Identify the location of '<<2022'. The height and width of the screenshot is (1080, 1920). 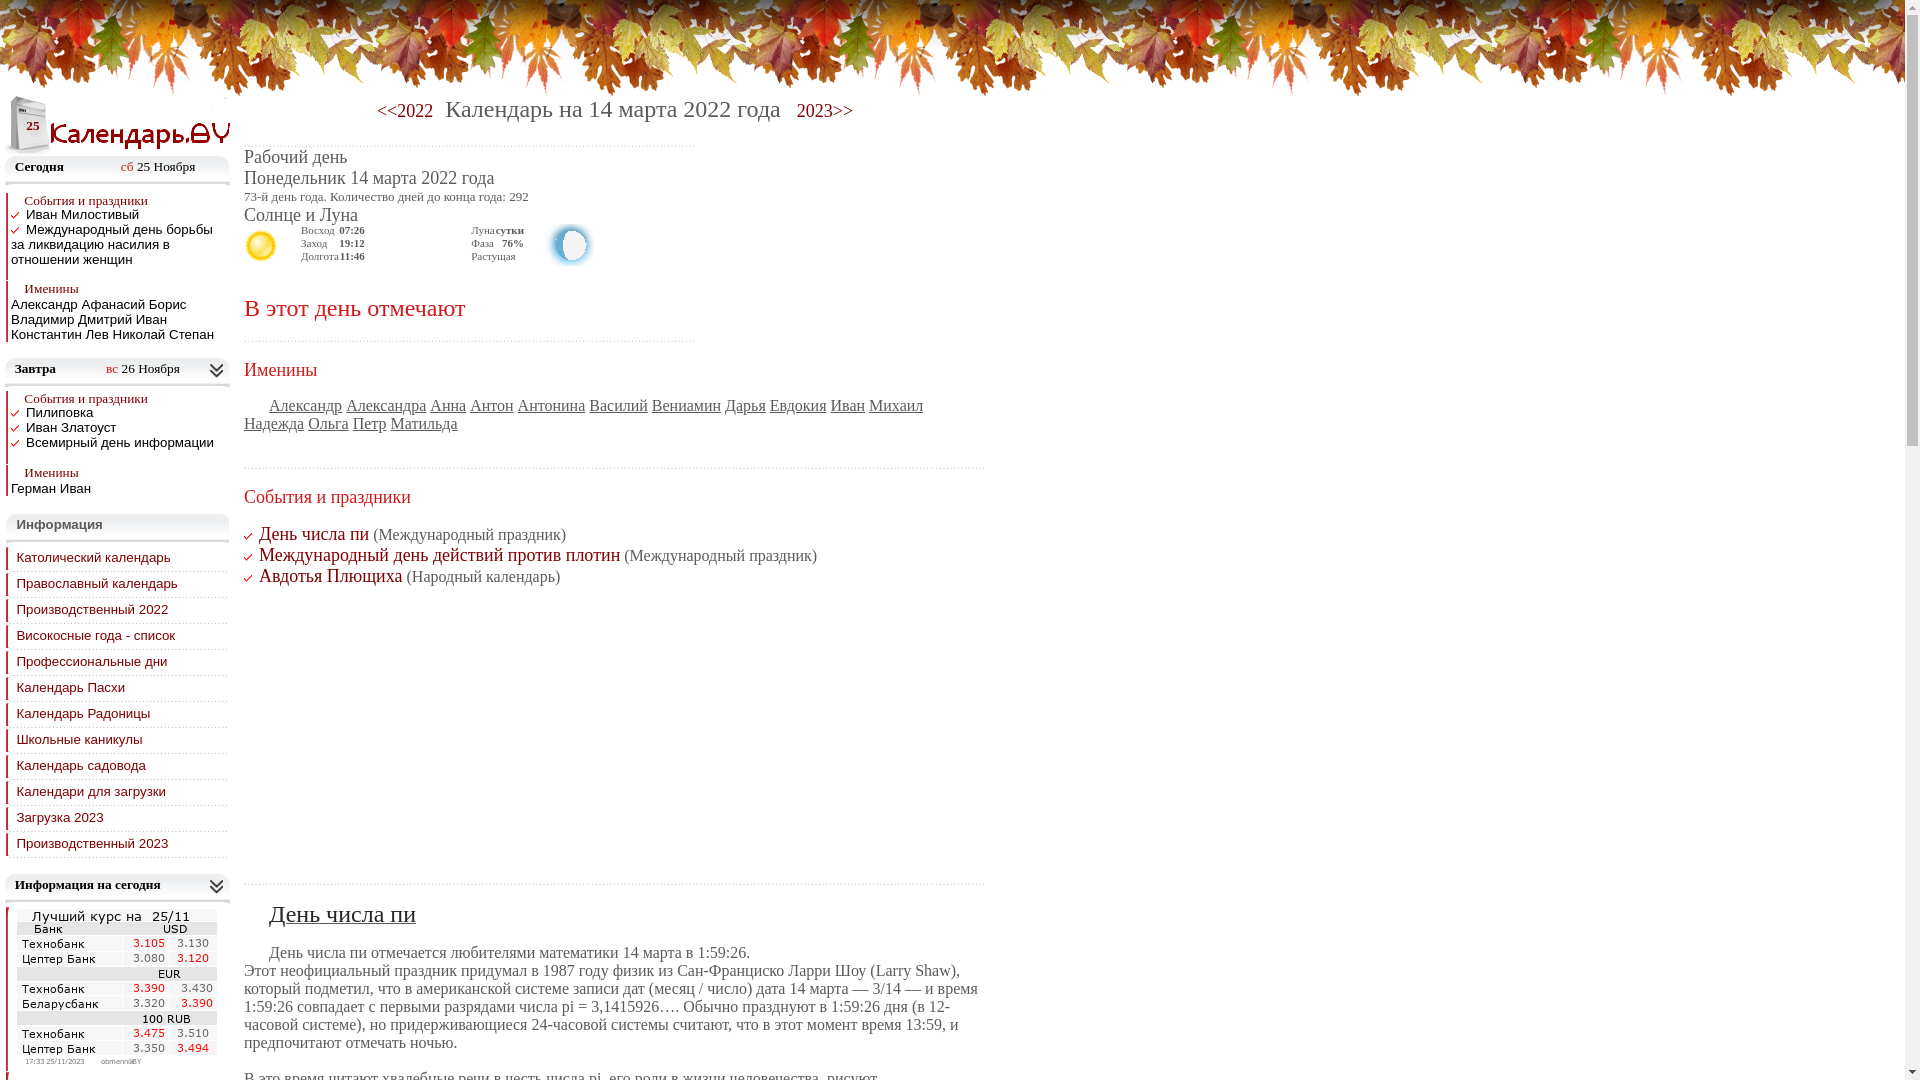
(403, 111).